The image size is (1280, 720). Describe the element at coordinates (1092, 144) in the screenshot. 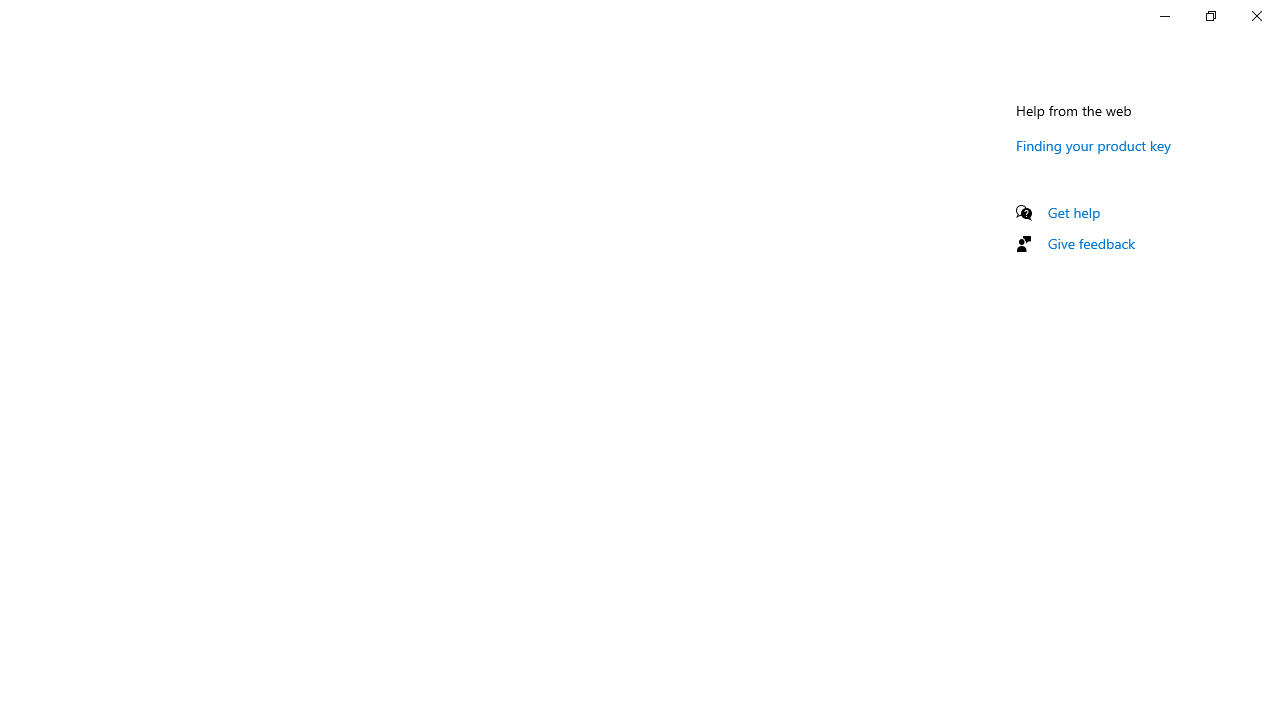

I see `'Finding your product key'` at that location.